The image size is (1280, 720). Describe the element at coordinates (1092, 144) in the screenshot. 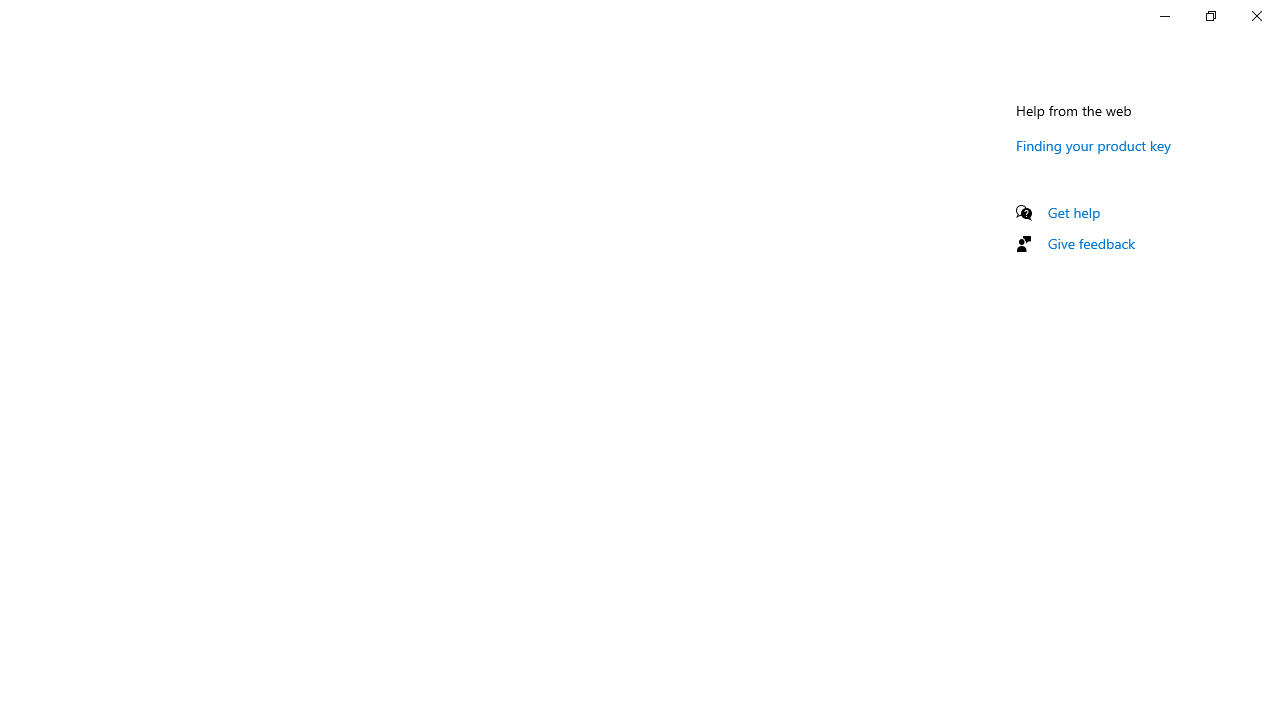

I see `'Finding your product key'` at that location.